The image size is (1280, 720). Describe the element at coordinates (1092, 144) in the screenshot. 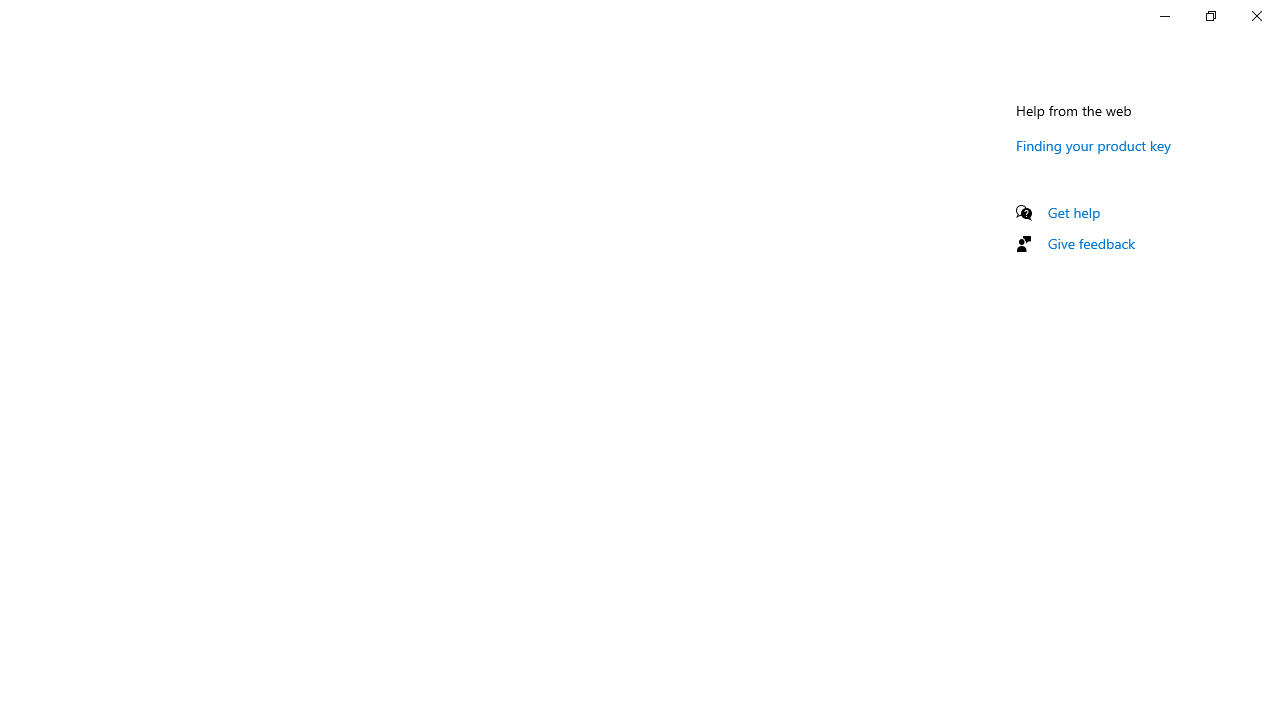

I see `'Finding your product key'` at that location.